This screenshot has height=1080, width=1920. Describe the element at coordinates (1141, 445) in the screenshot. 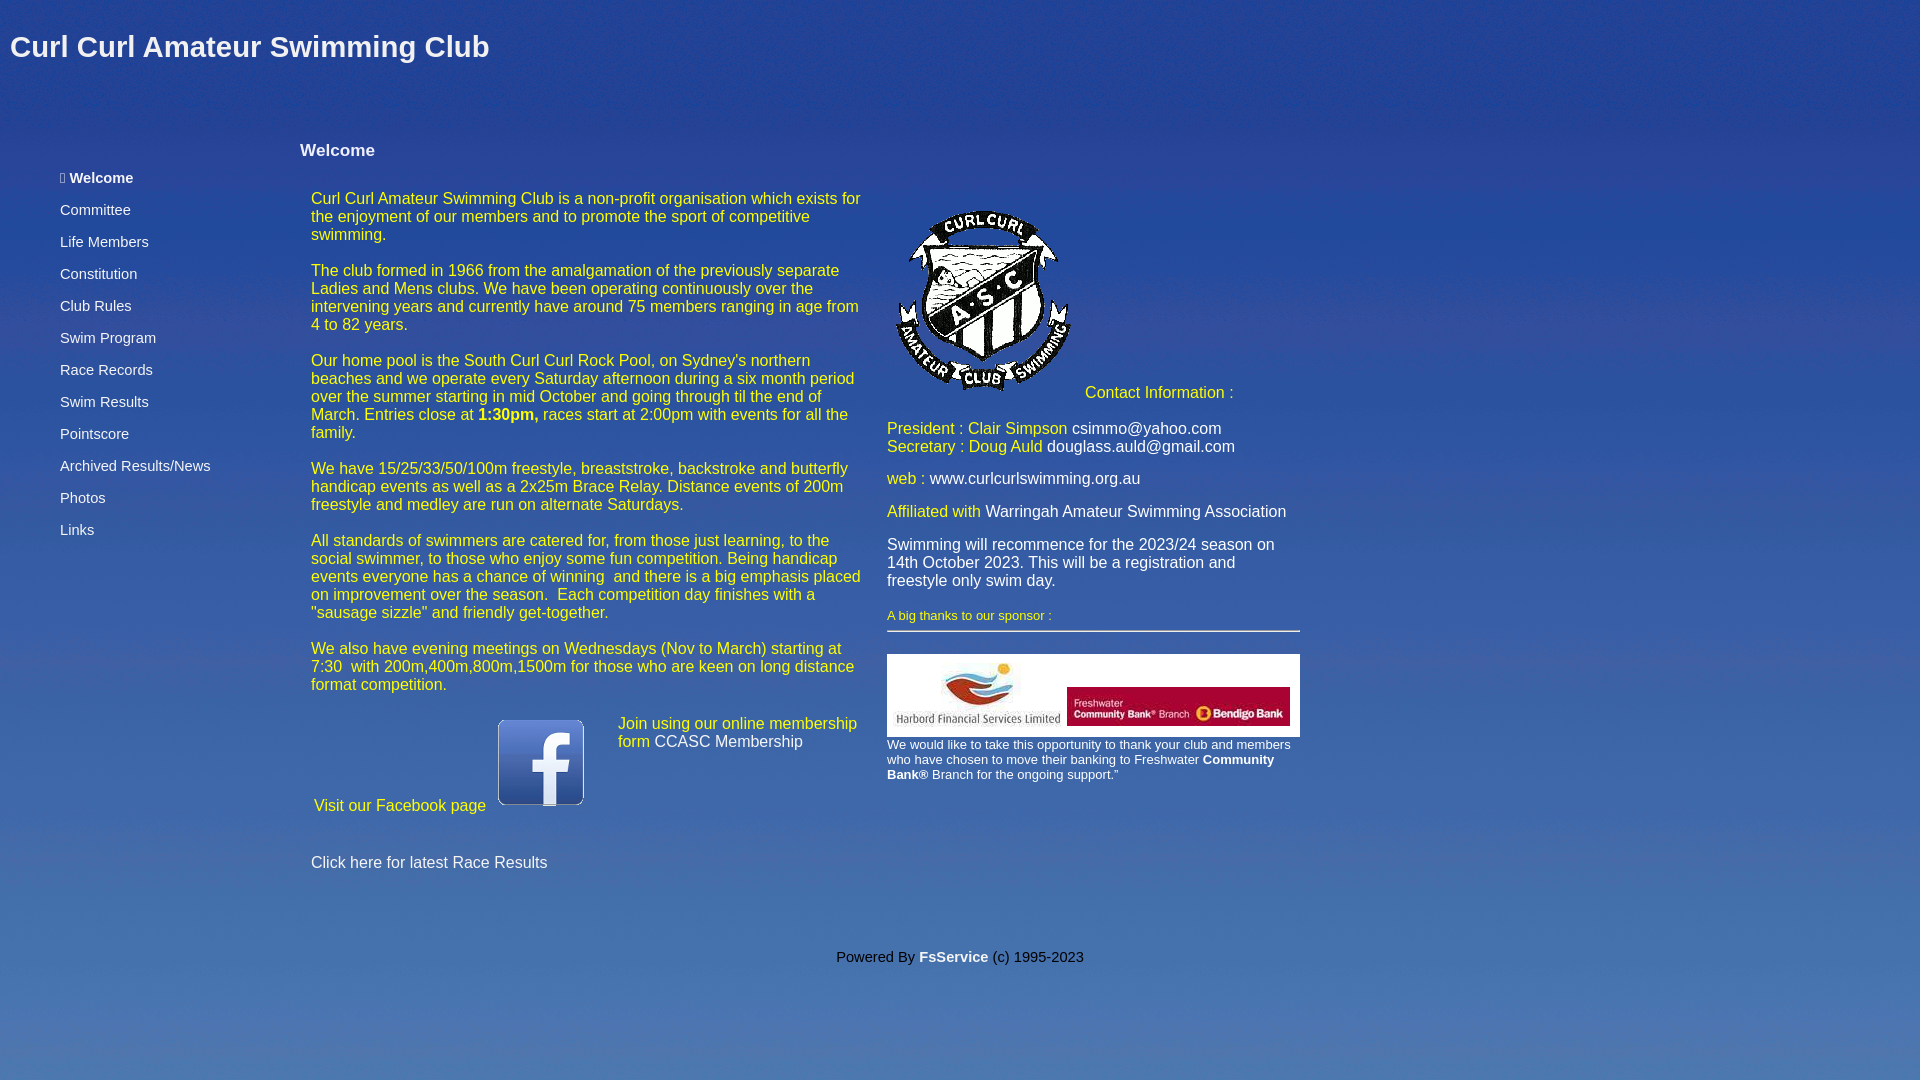

I see `'douglass.auld@gmail.com'` at that location.